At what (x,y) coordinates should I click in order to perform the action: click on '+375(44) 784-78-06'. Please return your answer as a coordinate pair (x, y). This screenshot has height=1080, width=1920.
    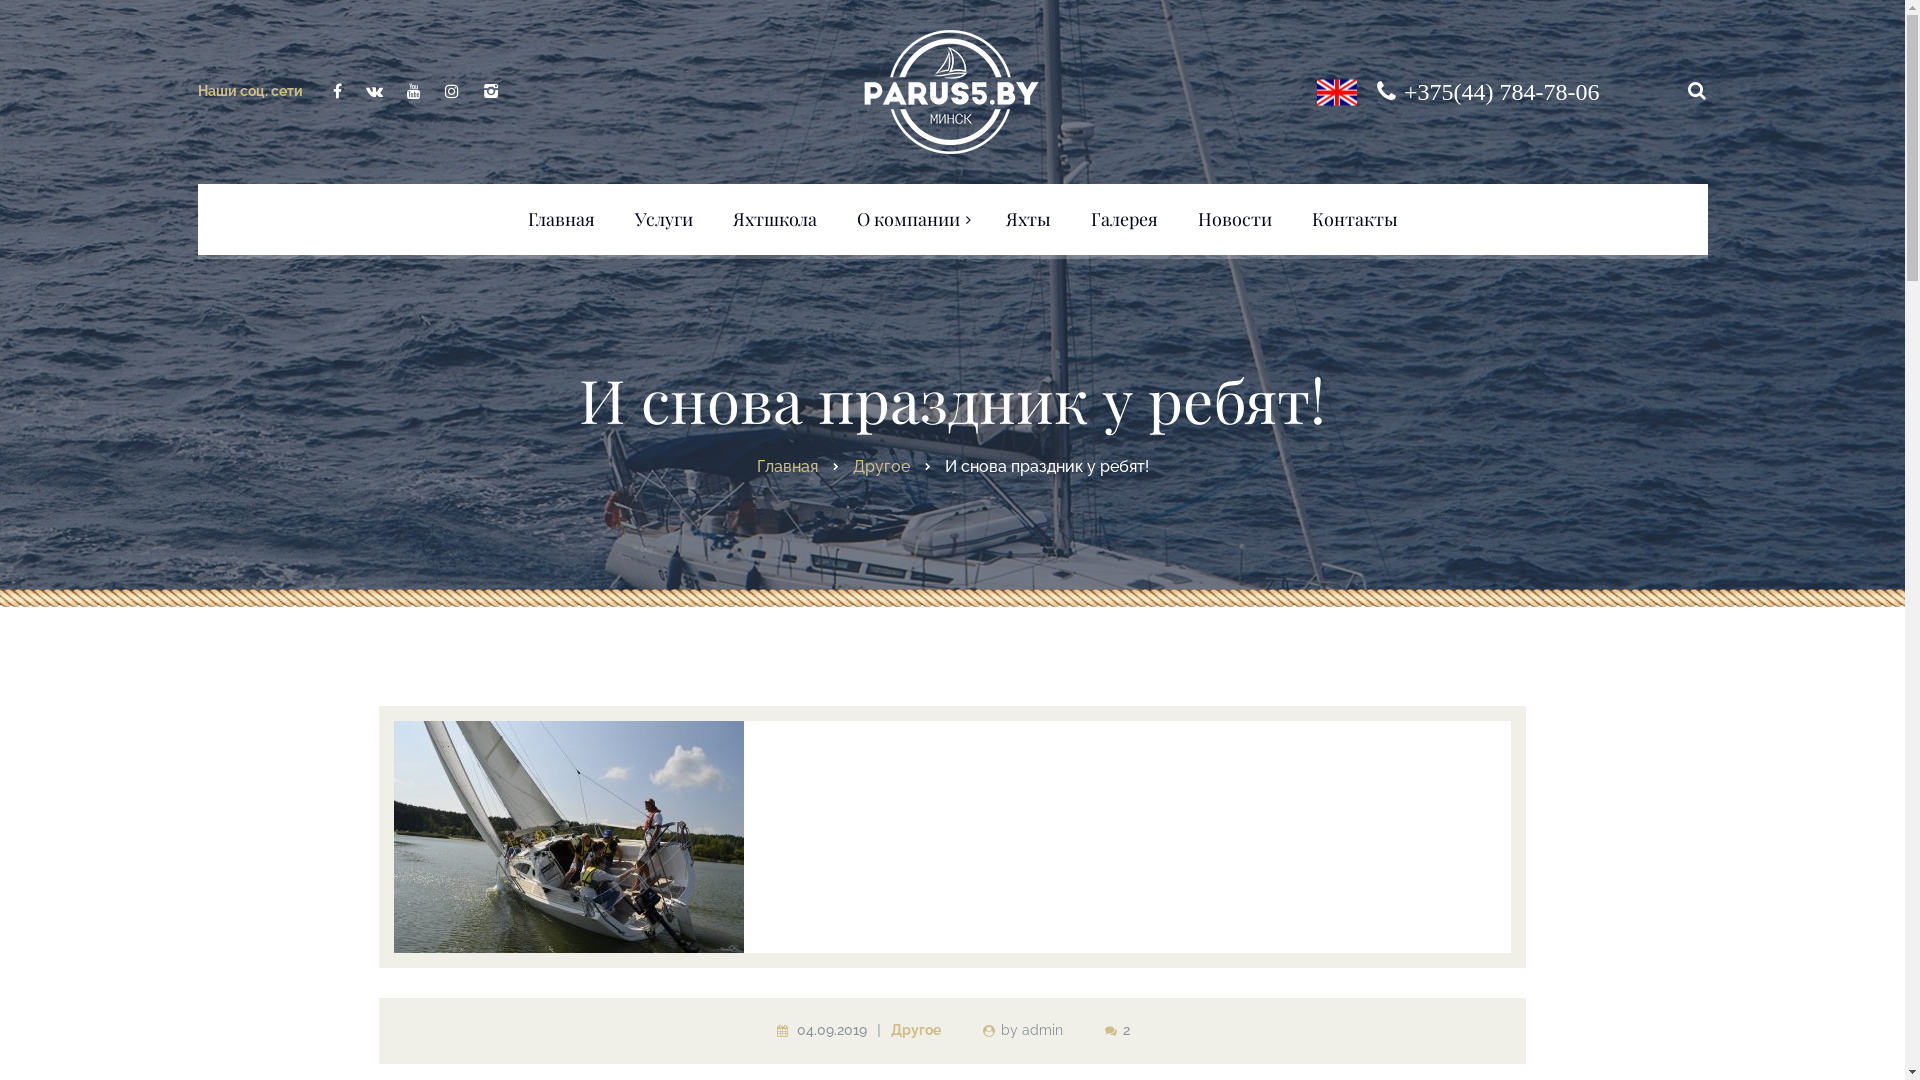
    Looking at the image, I should click on (1502, 91).